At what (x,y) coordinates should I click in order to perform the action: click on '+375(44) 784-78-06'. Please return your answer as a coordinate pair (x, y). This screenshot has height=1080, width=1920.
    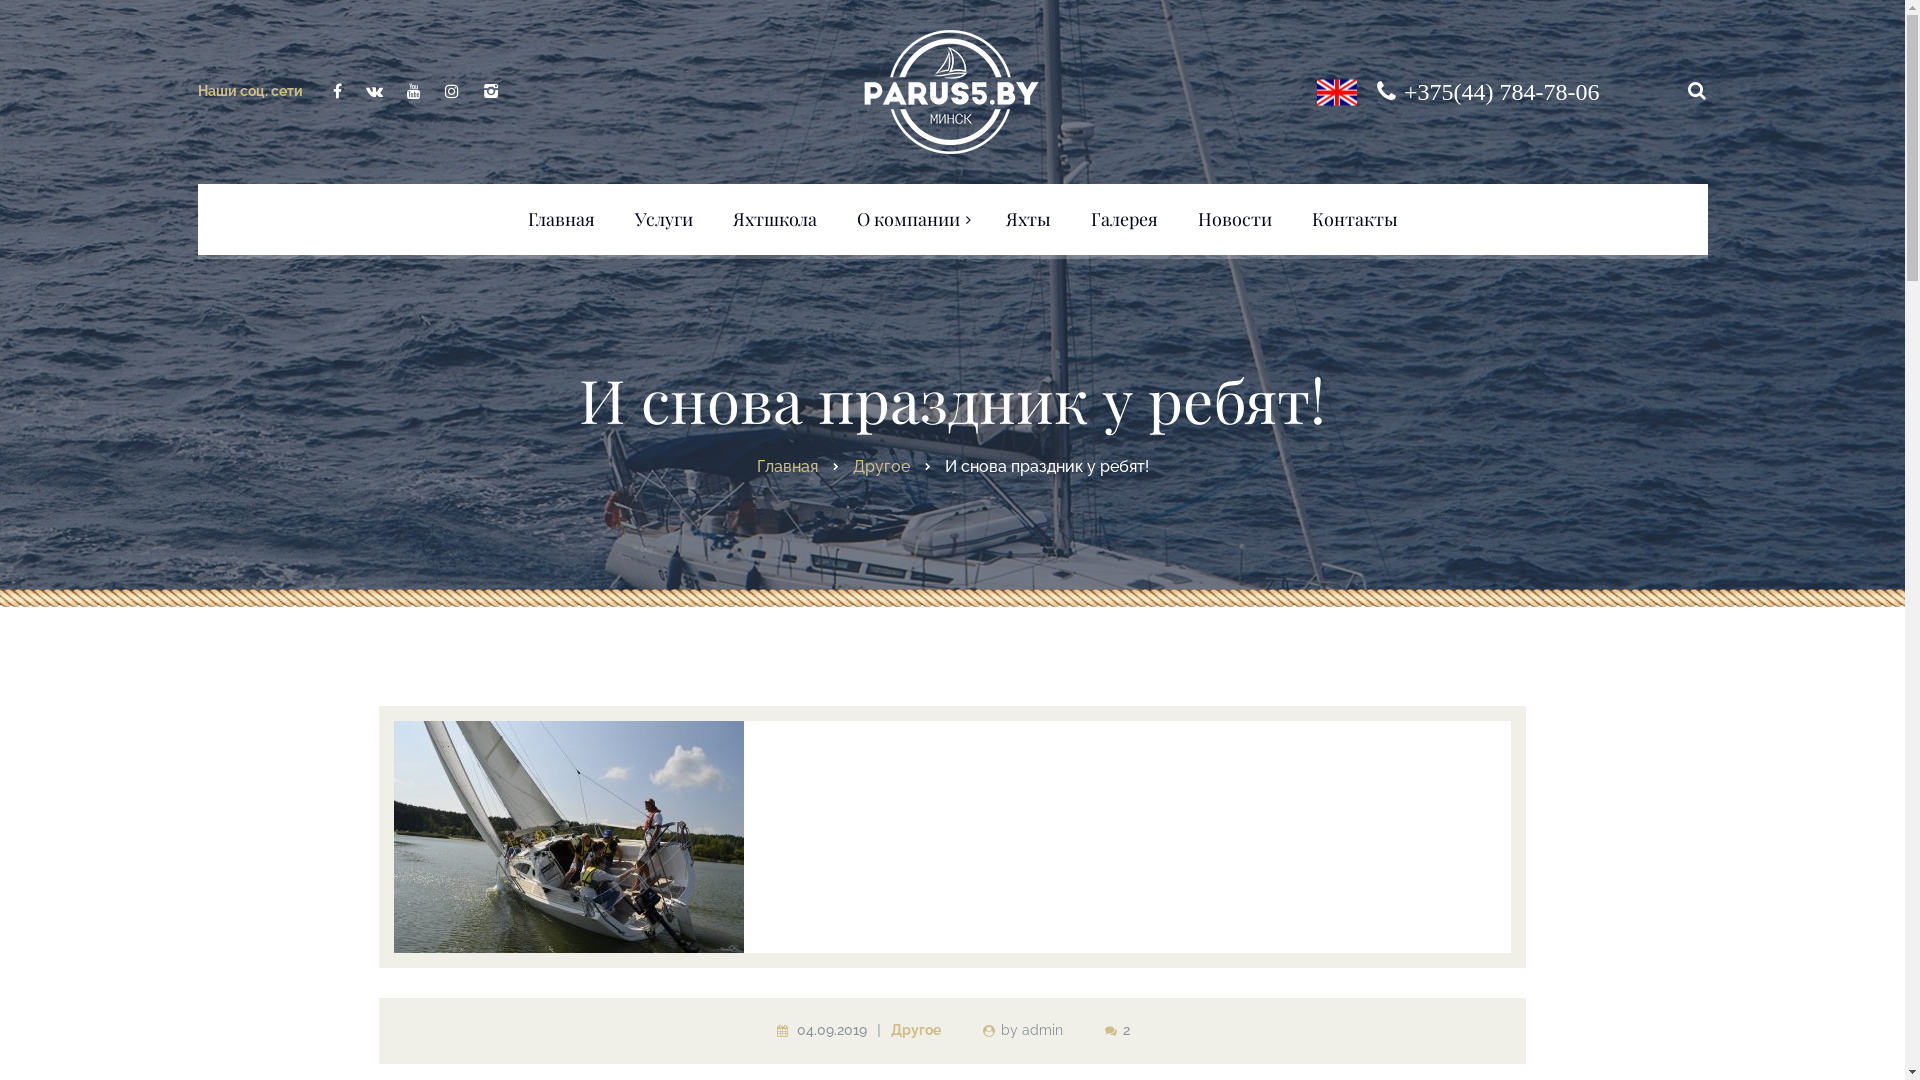
    Looking at the image, I should click on (1502, 91).